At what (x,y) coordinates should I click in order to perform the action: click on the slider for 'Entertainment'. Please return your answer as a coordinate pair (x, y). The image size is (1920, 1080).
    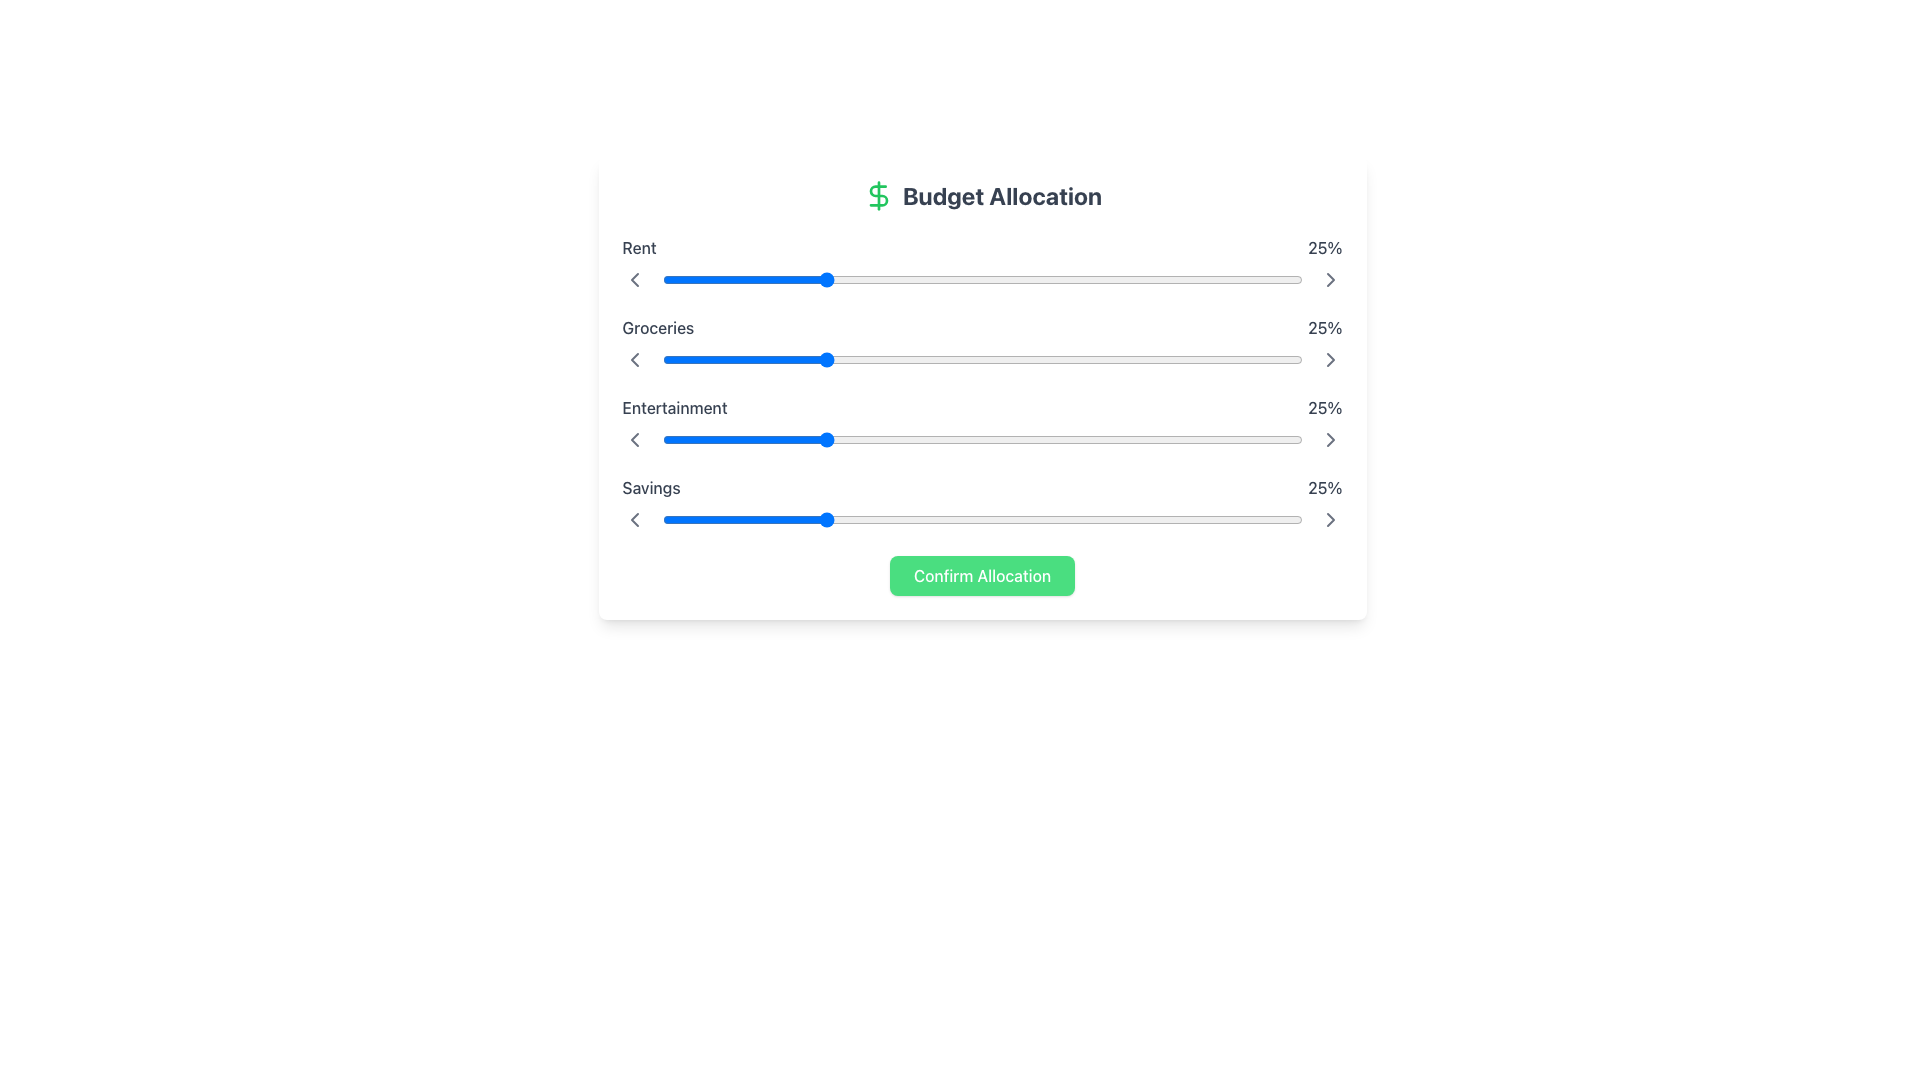
    Looking at the image, I should click on (1014, 438).